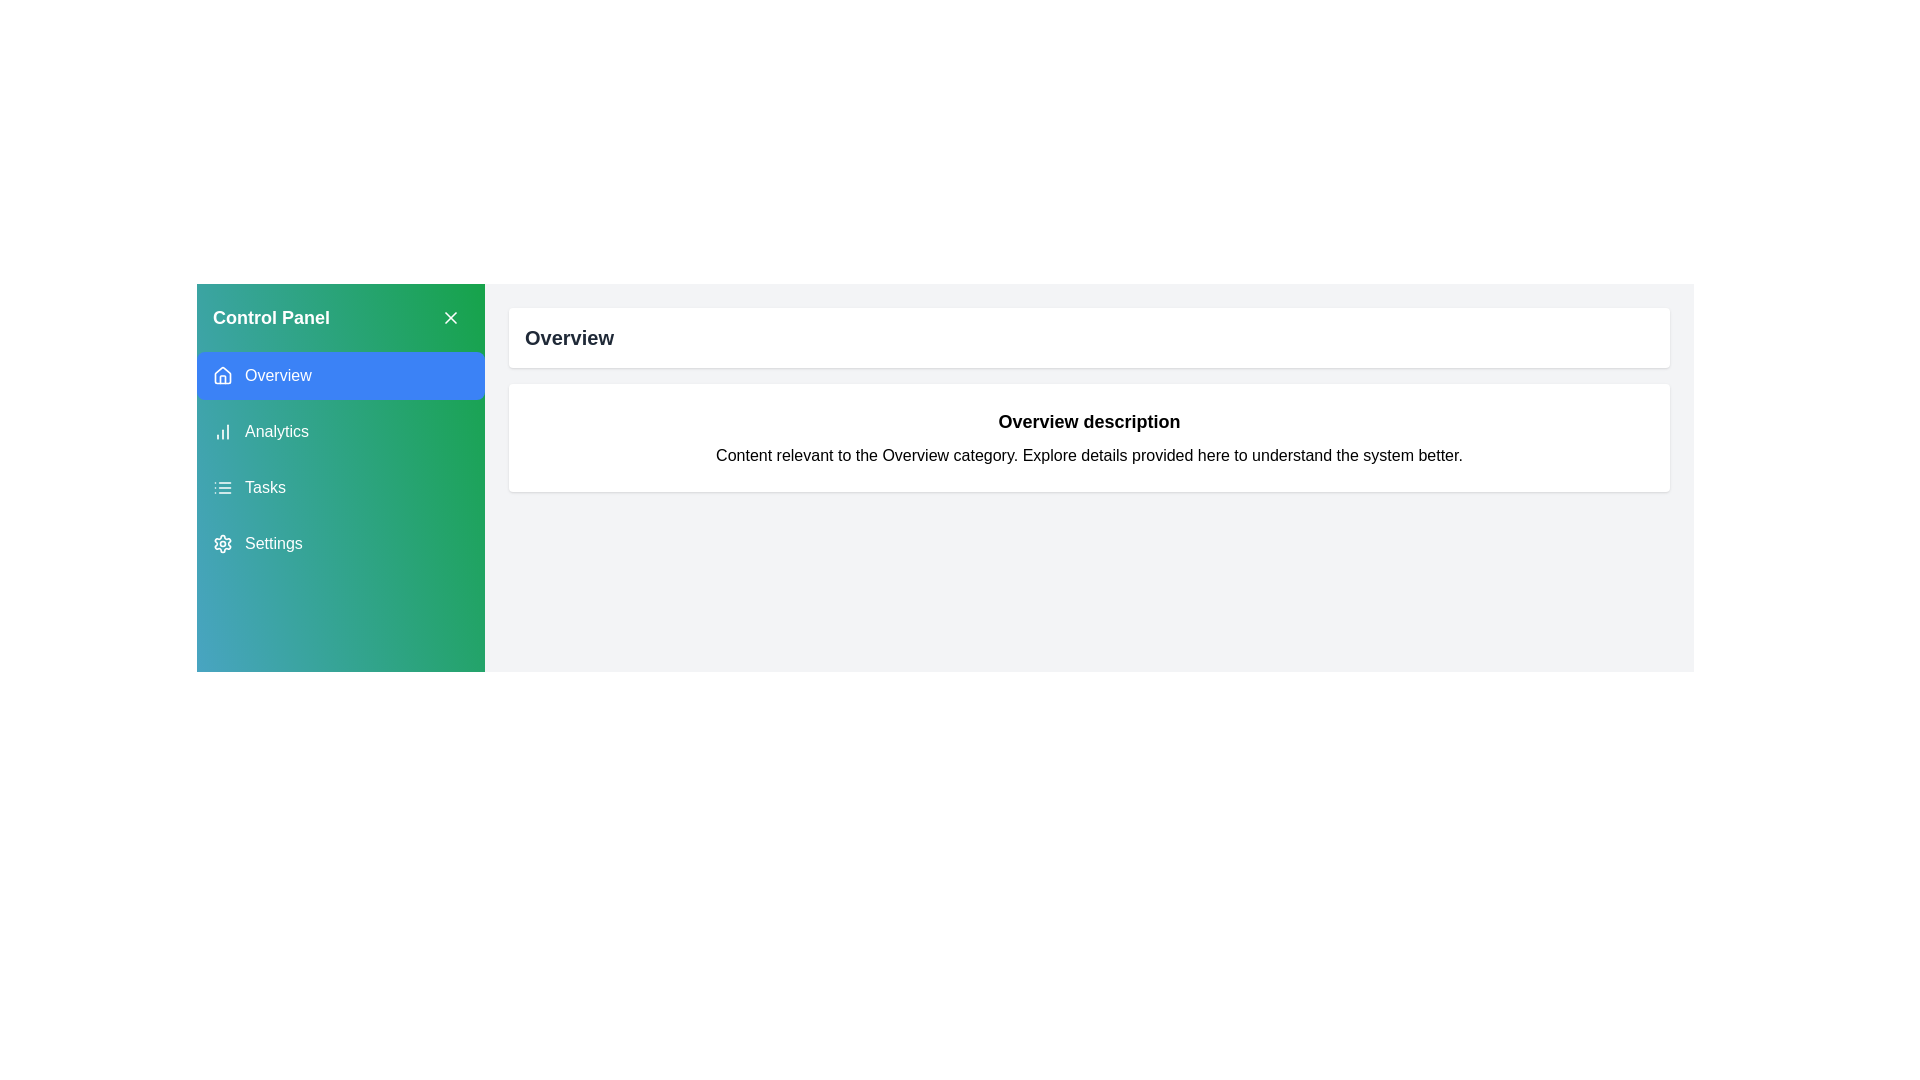 Image resolution: width=1920 pixels, height=1080 pixels. Describe the element at coordinates (450, 316) in the screenshot. I see `the toggle button to toggle the drawer open or close` at that location.